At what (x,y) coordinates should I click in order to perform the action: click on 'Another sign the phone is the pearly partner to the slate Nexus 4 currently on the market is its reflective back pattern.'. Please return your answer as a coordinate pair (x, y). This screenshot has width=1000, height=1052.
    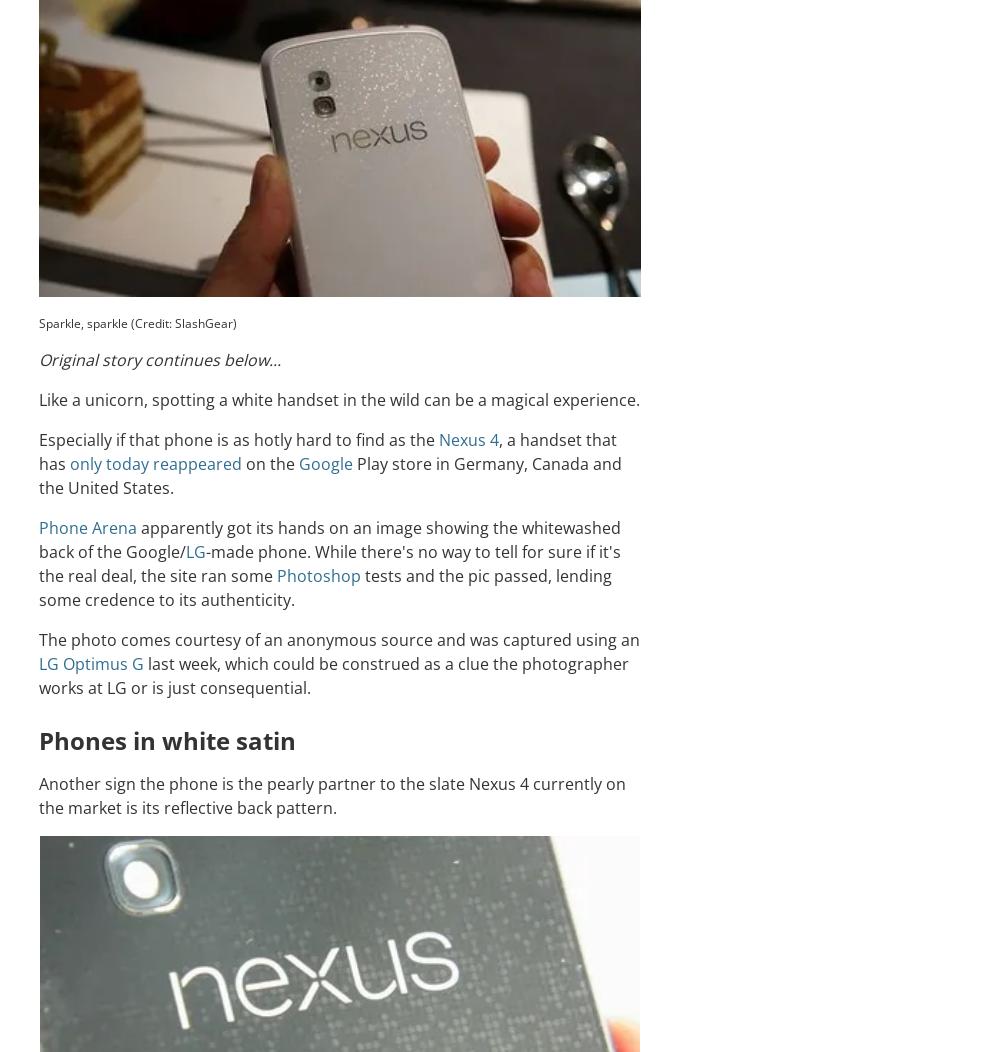
    Looking at the image, I should click on (331, 796).